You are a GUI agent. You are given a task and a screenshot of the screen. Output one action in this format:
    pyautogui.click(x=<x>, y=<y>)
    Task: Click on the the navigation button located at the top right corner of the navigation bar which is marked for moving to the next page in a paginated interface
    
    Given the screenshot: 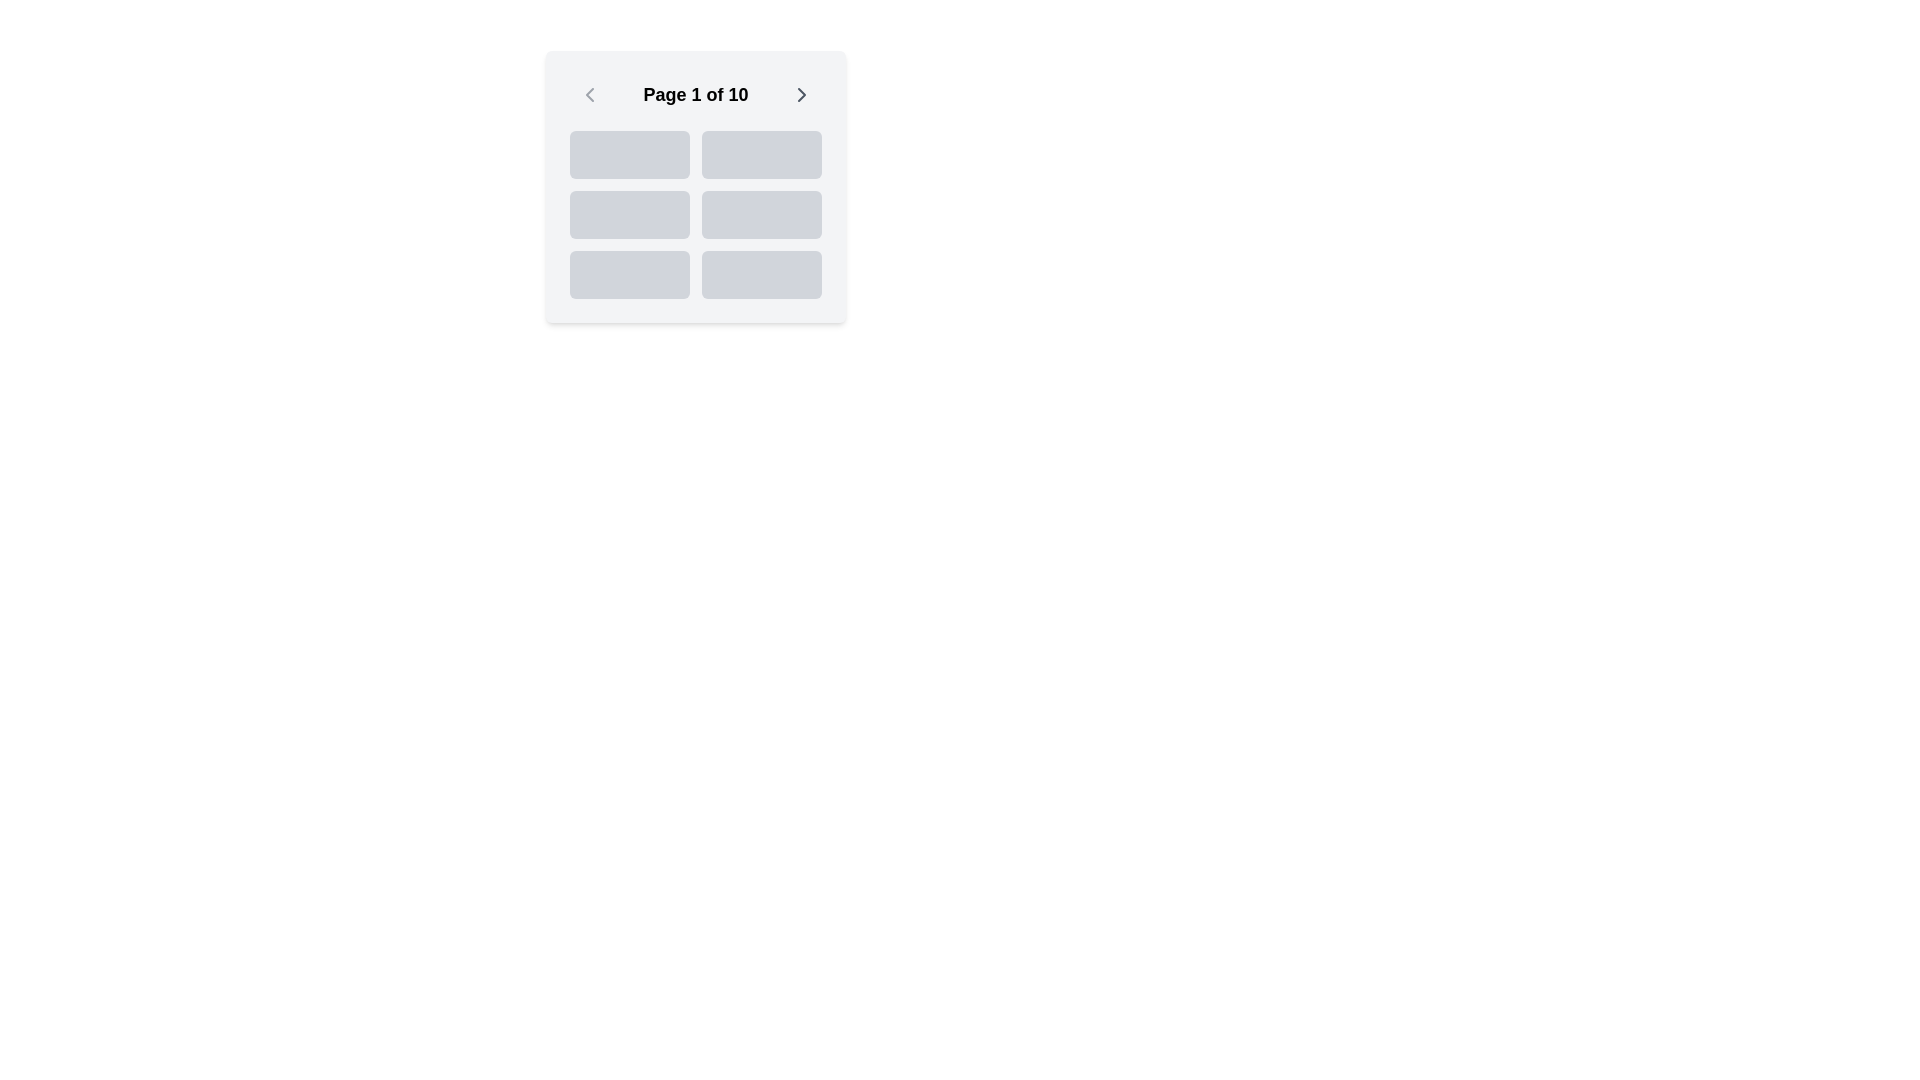 What is the action you would take?
    pyautogui.click(x=801, y=95)
    